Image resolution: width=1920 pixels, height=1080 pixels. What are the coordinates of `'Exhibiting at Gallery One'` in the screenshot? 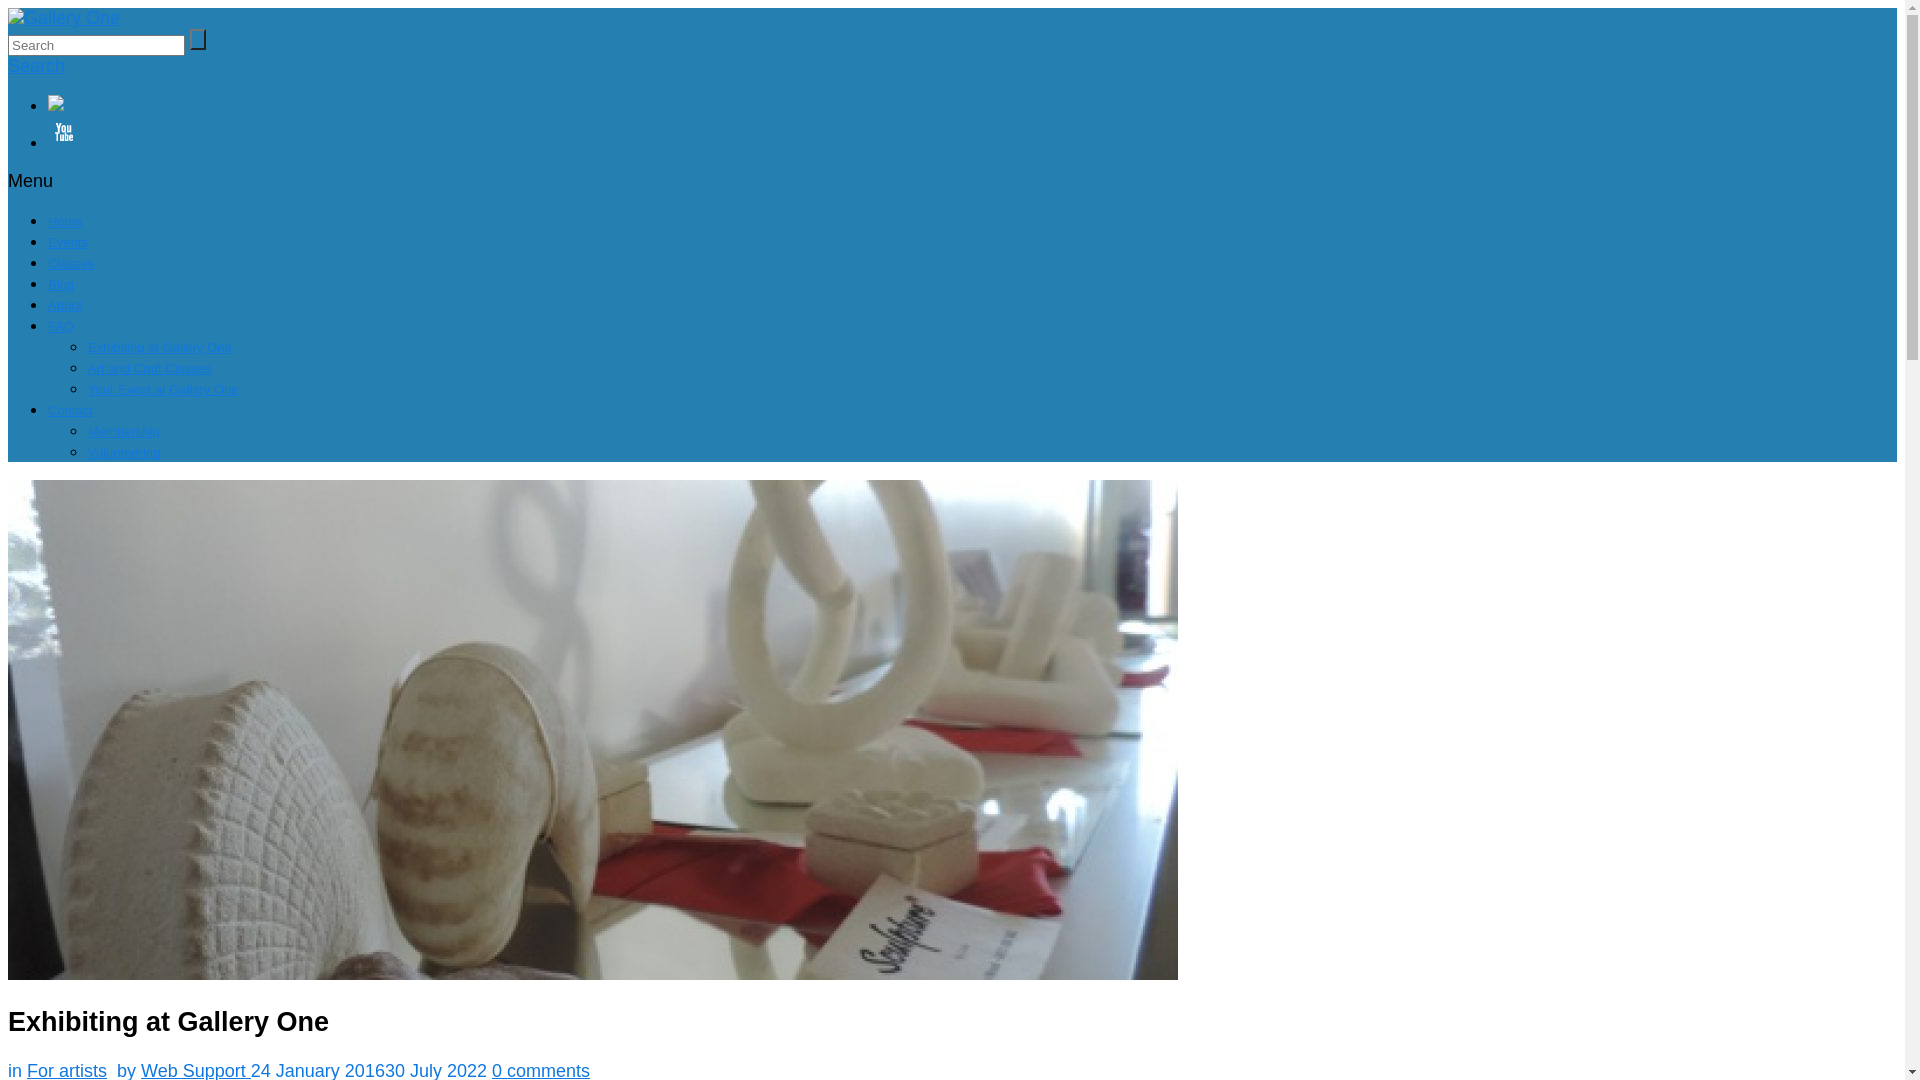 It's located at (158, 346).